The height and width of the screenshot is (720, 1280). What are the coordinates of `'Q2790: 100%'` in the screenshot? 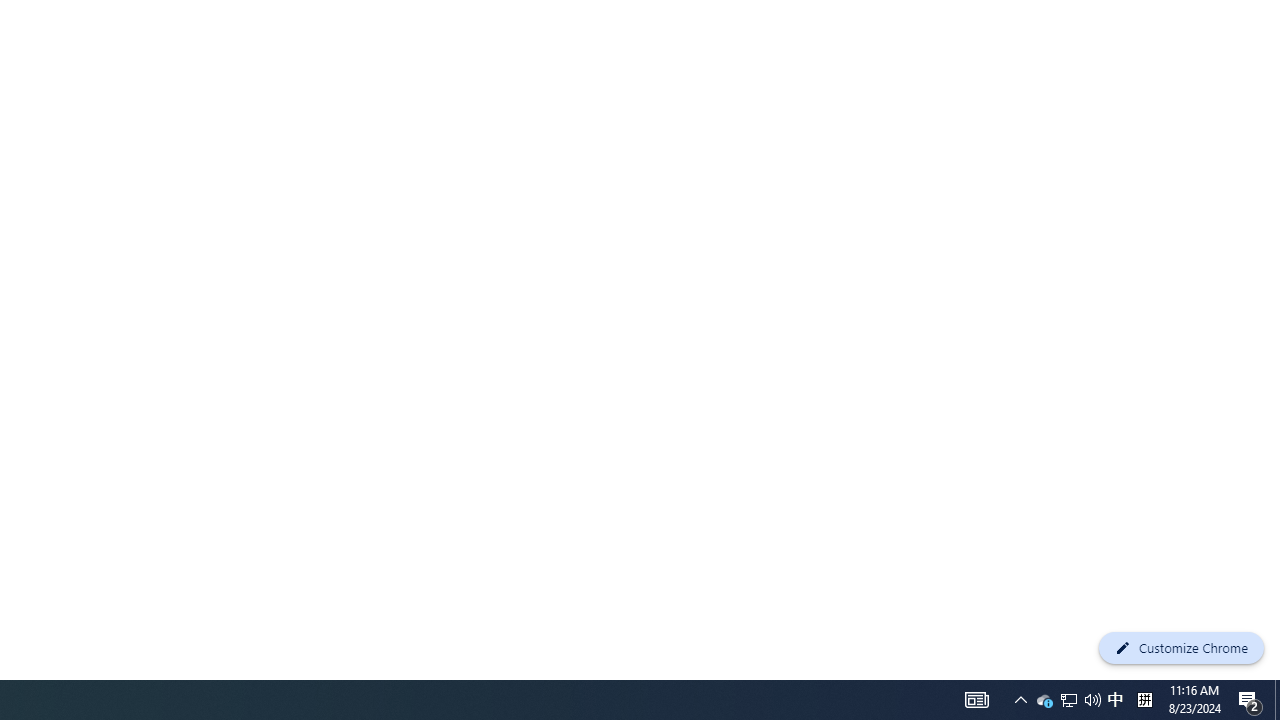 It's located at (1067, 698).